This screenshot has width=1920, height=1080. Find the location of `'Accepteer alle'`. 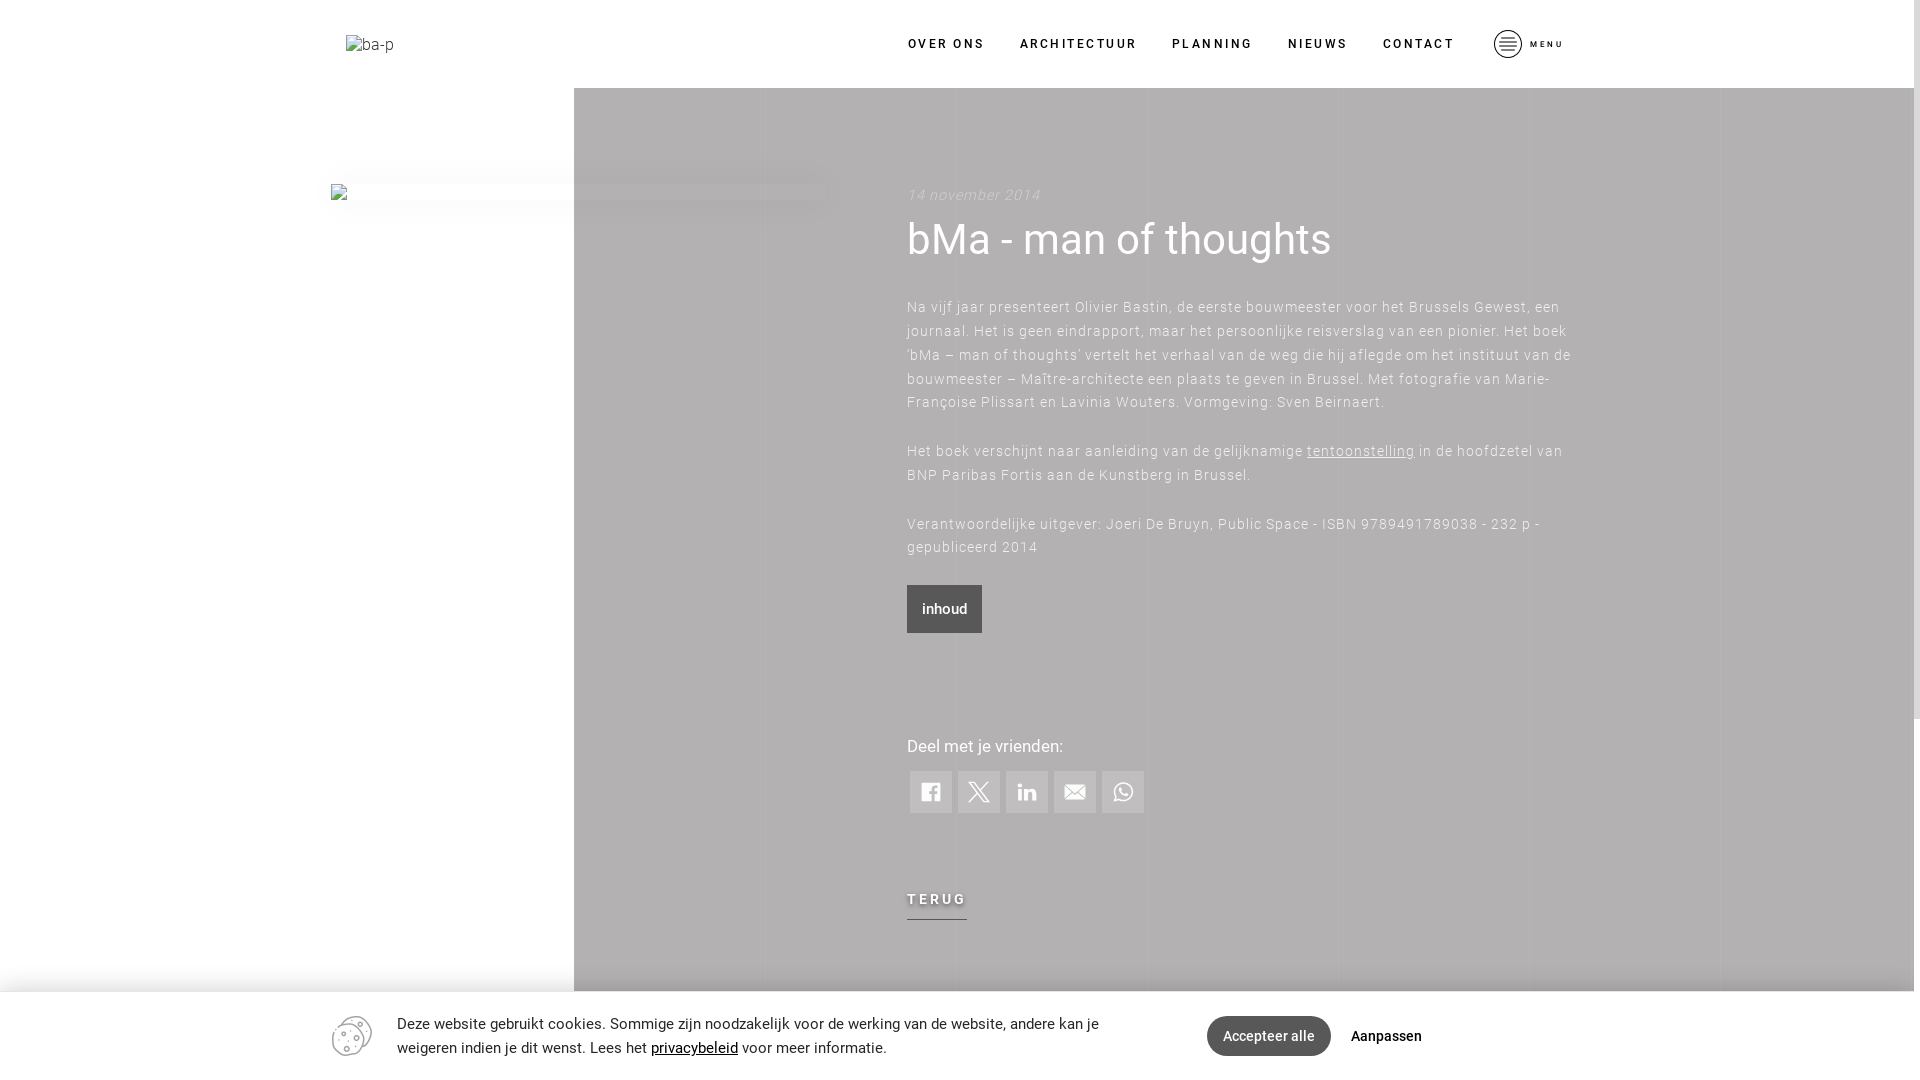

'Accepteer alle' is located at coordinates (1267, 1035).